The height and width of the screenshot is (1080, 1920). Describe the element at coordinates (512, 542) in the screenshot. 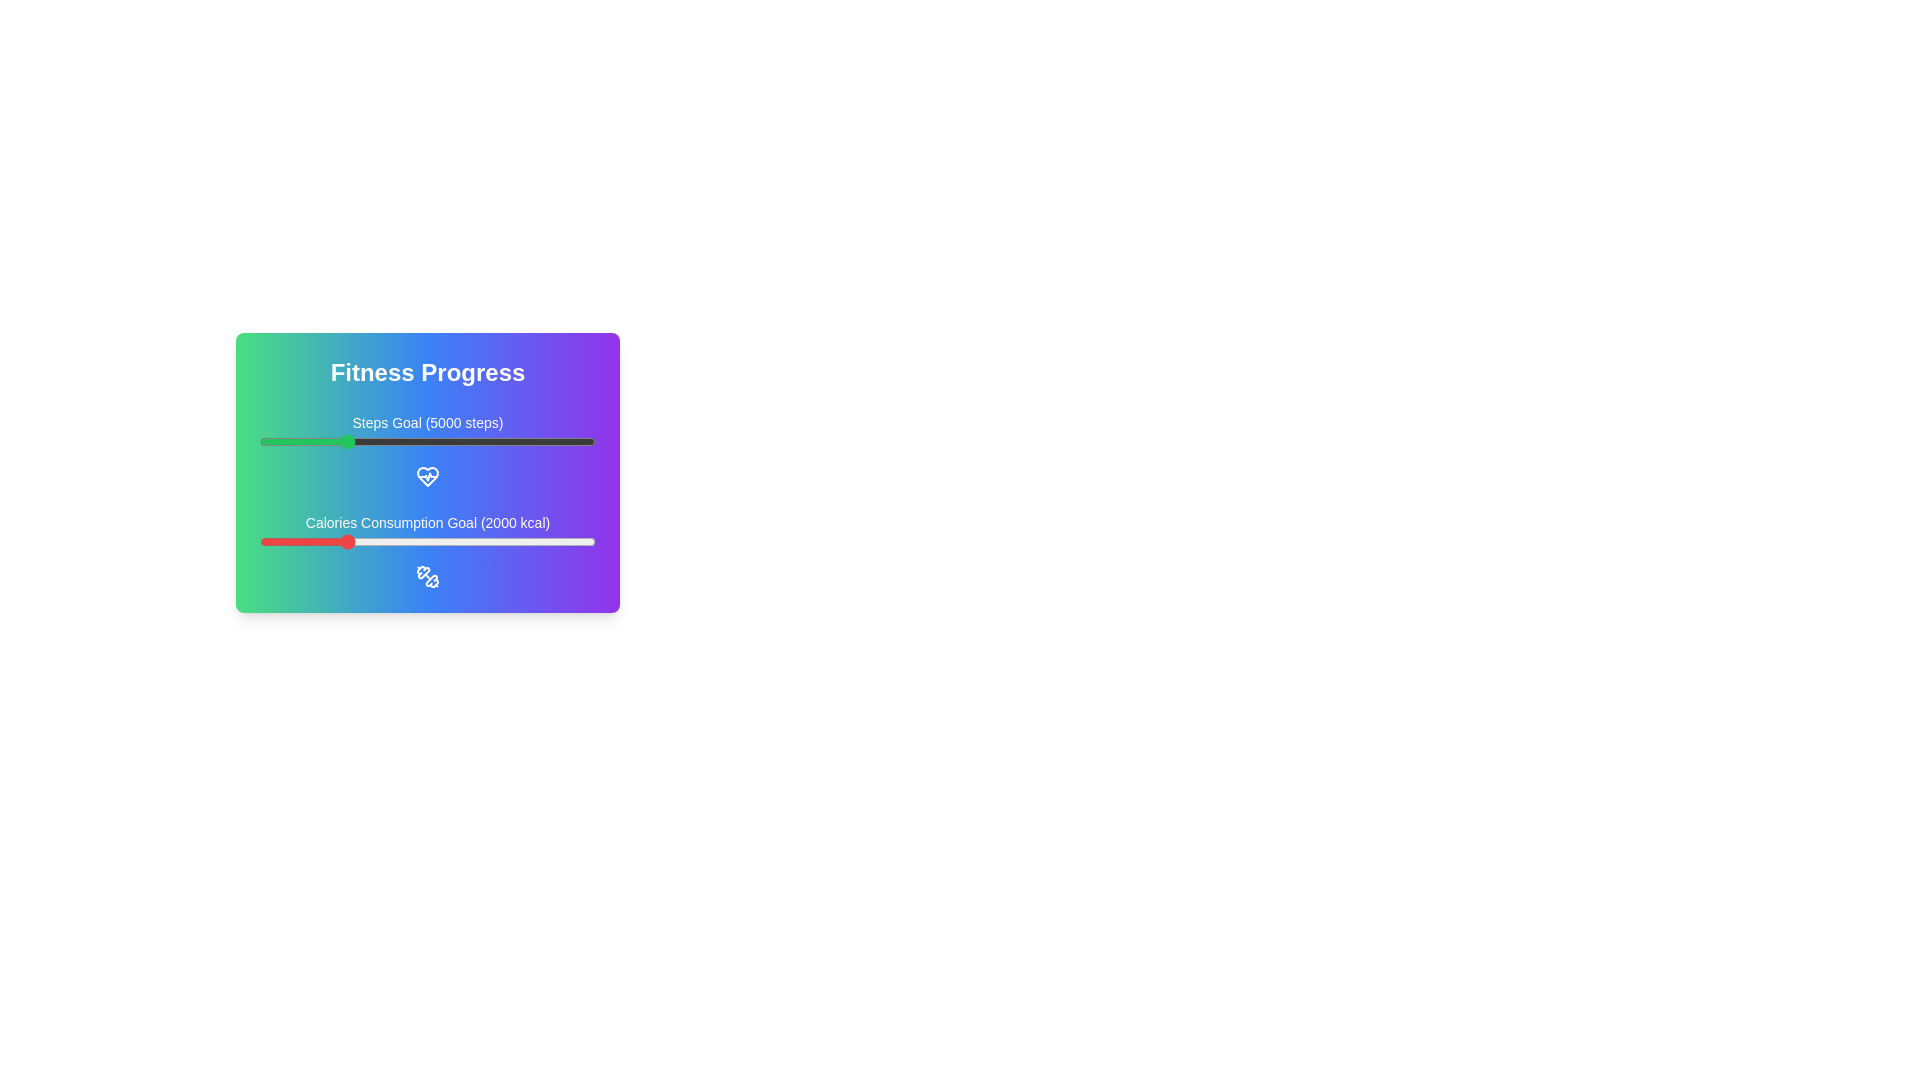

I see `the calorie goal` at that location.